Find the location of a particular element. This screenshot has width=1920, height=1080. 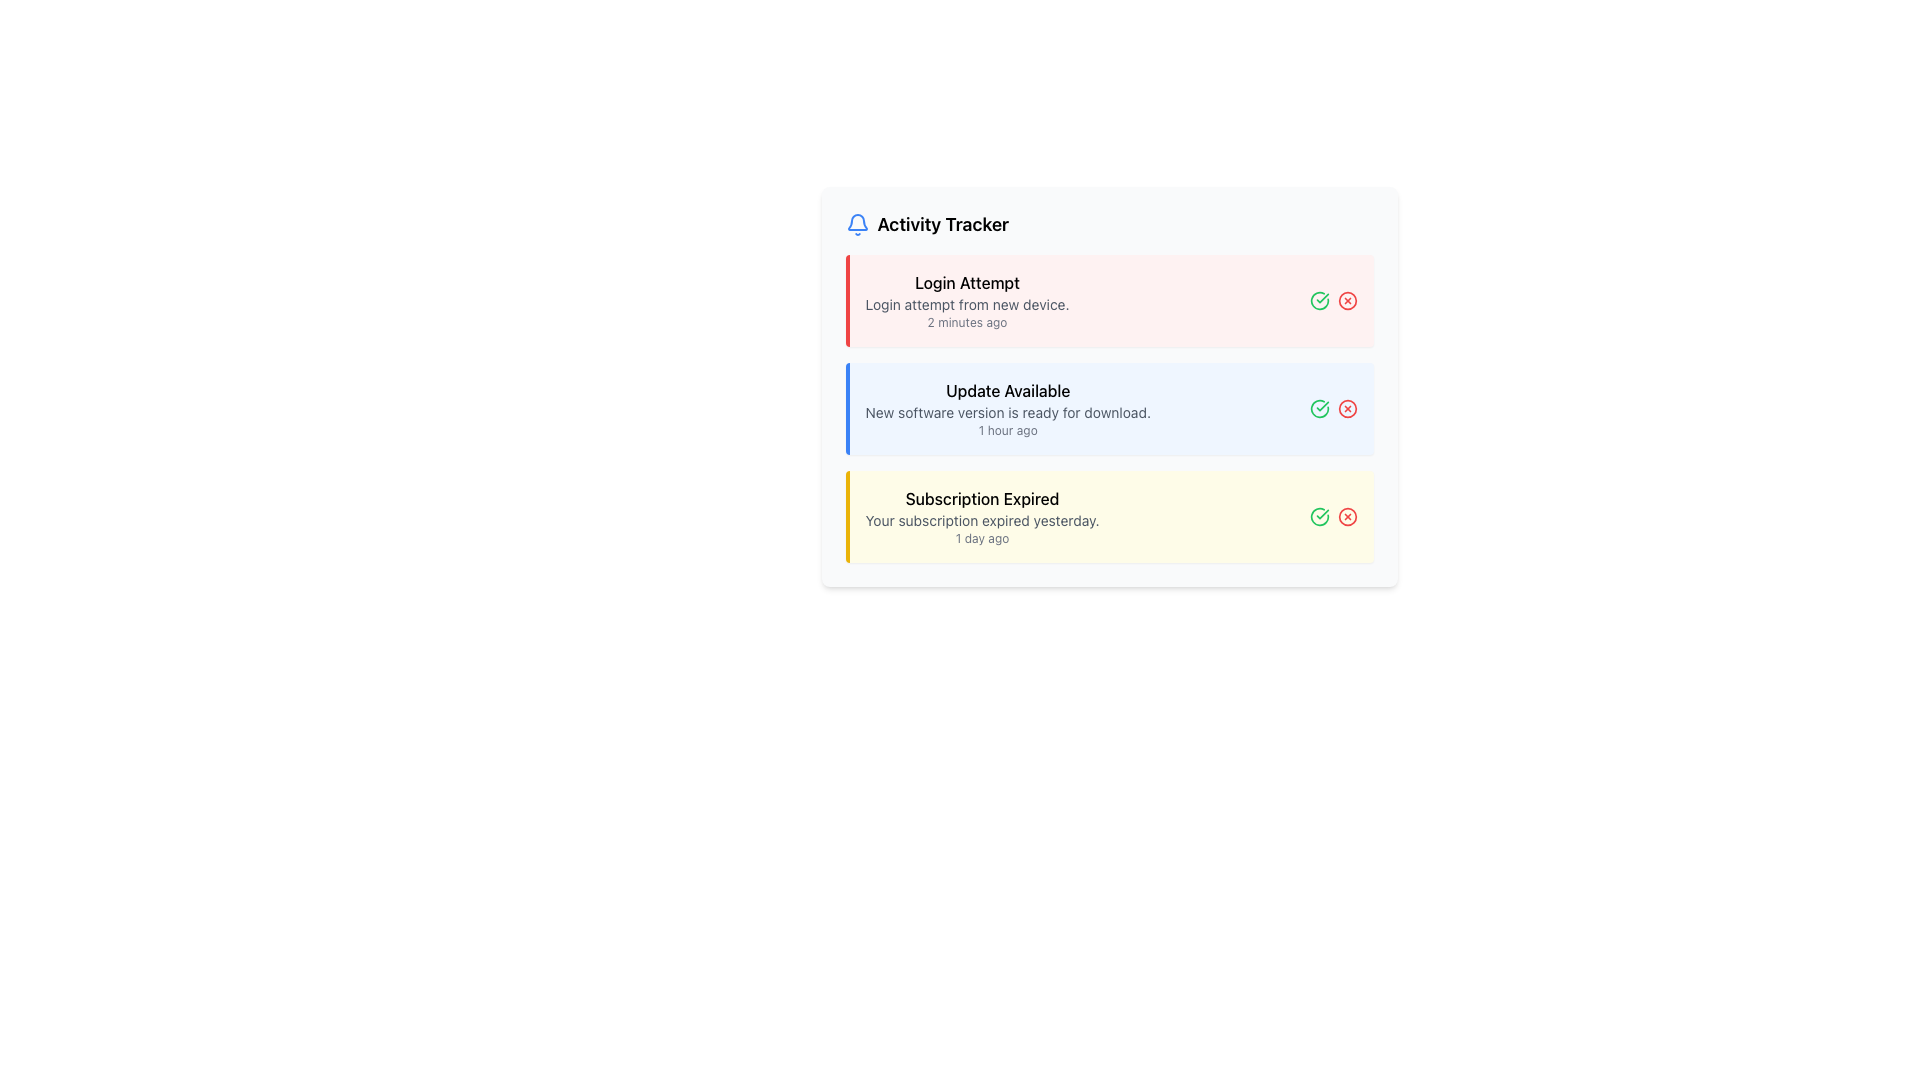

the Text Label providing additional information regarding the update notification, which is positioned below the 'Update Available' header and above the '1 hour ago' timestamp, located centrally in the notification card is located at coordinates (1008, 411).